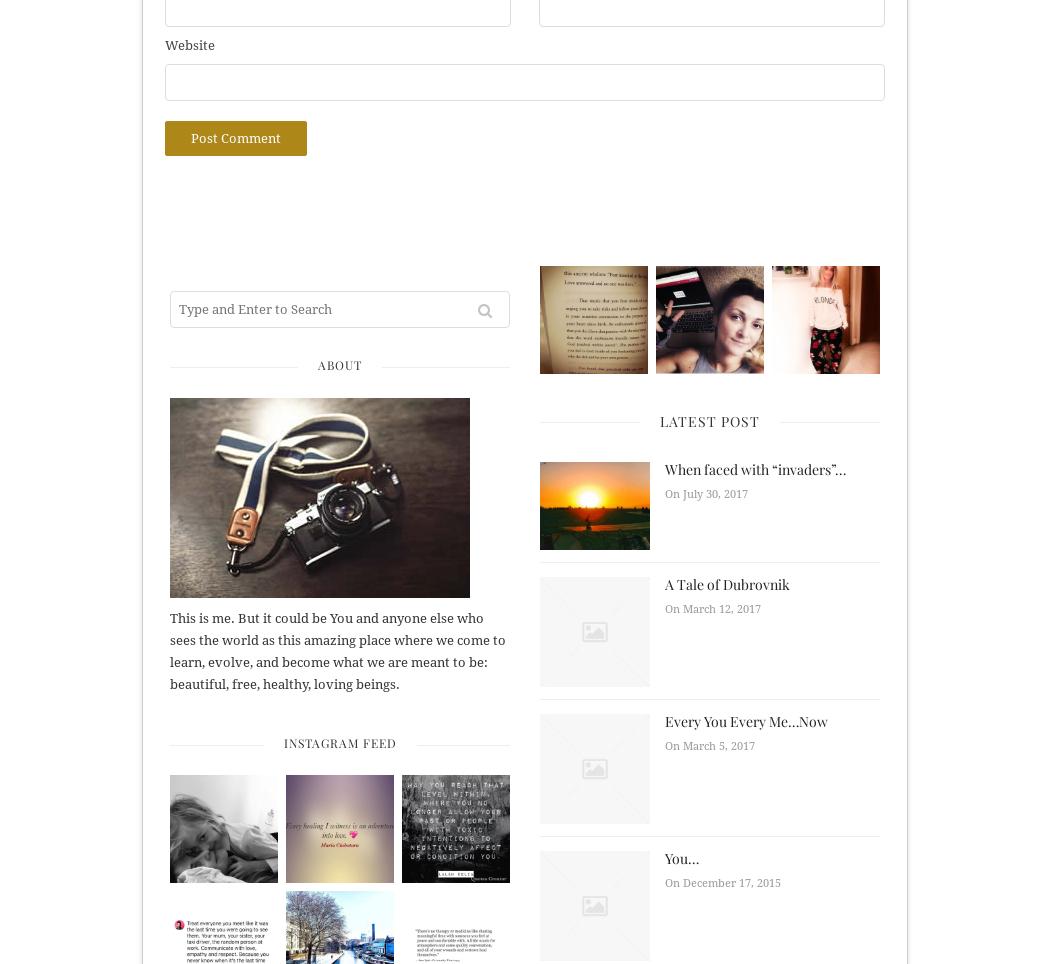 The image size is (1050, 964). I want to click on 'Latest Post', so click(659, 419).